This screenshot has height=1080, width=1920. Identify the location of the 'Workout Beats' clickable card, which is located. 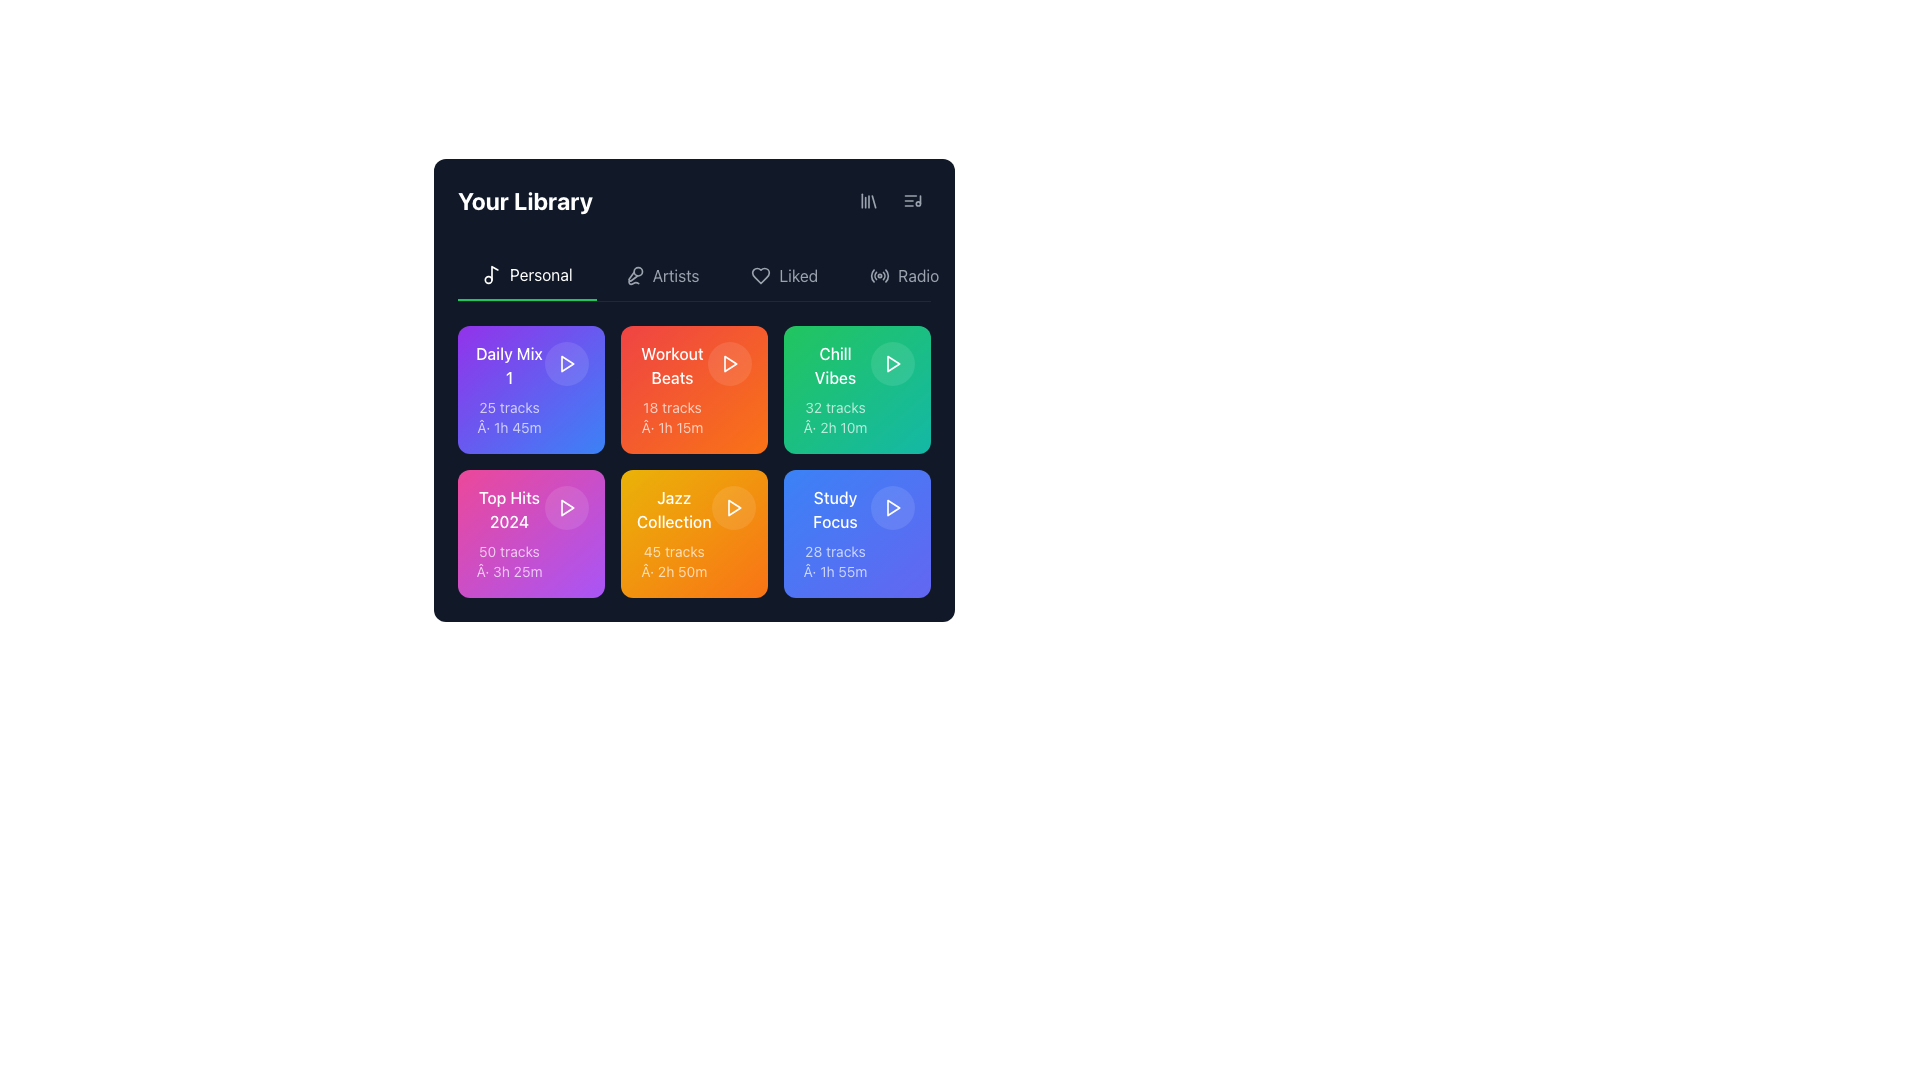
(694, 389).